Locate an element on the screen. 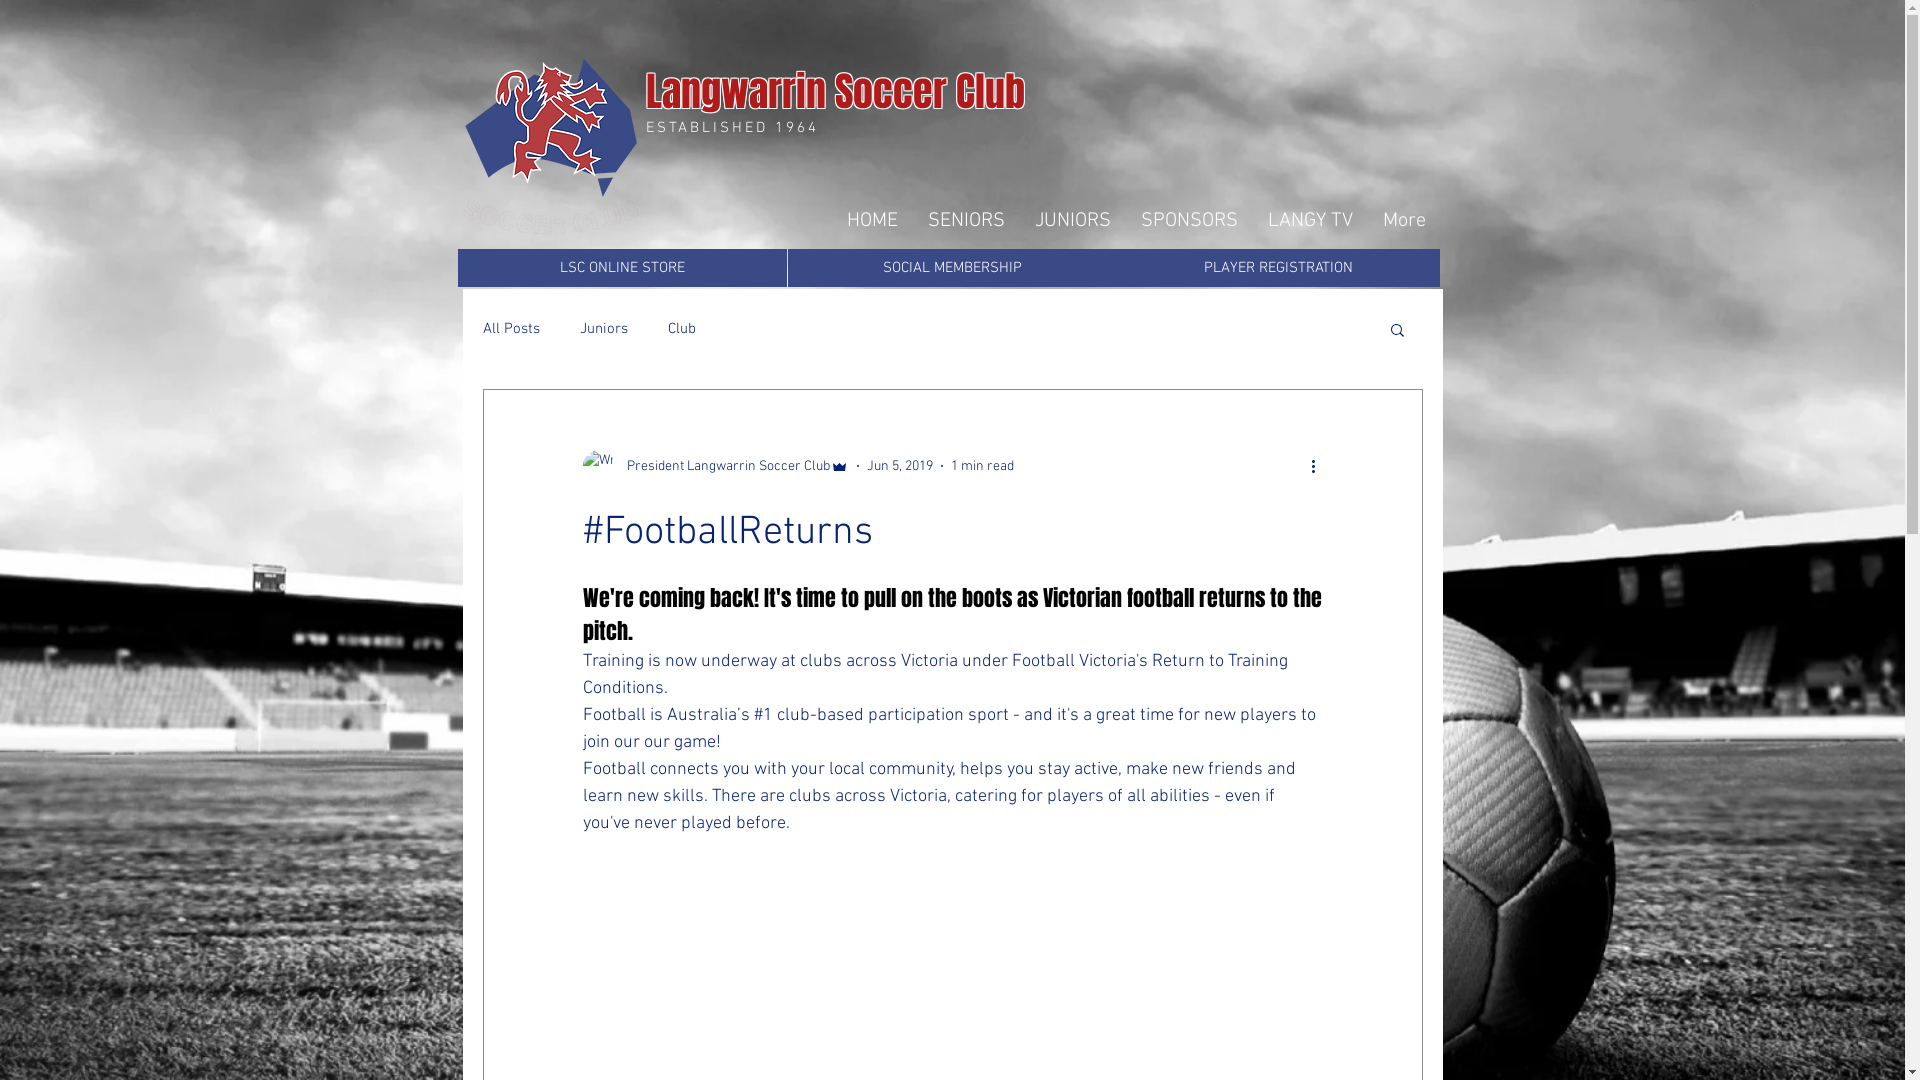  'SENIORS' is located at coordinates (965, 221).